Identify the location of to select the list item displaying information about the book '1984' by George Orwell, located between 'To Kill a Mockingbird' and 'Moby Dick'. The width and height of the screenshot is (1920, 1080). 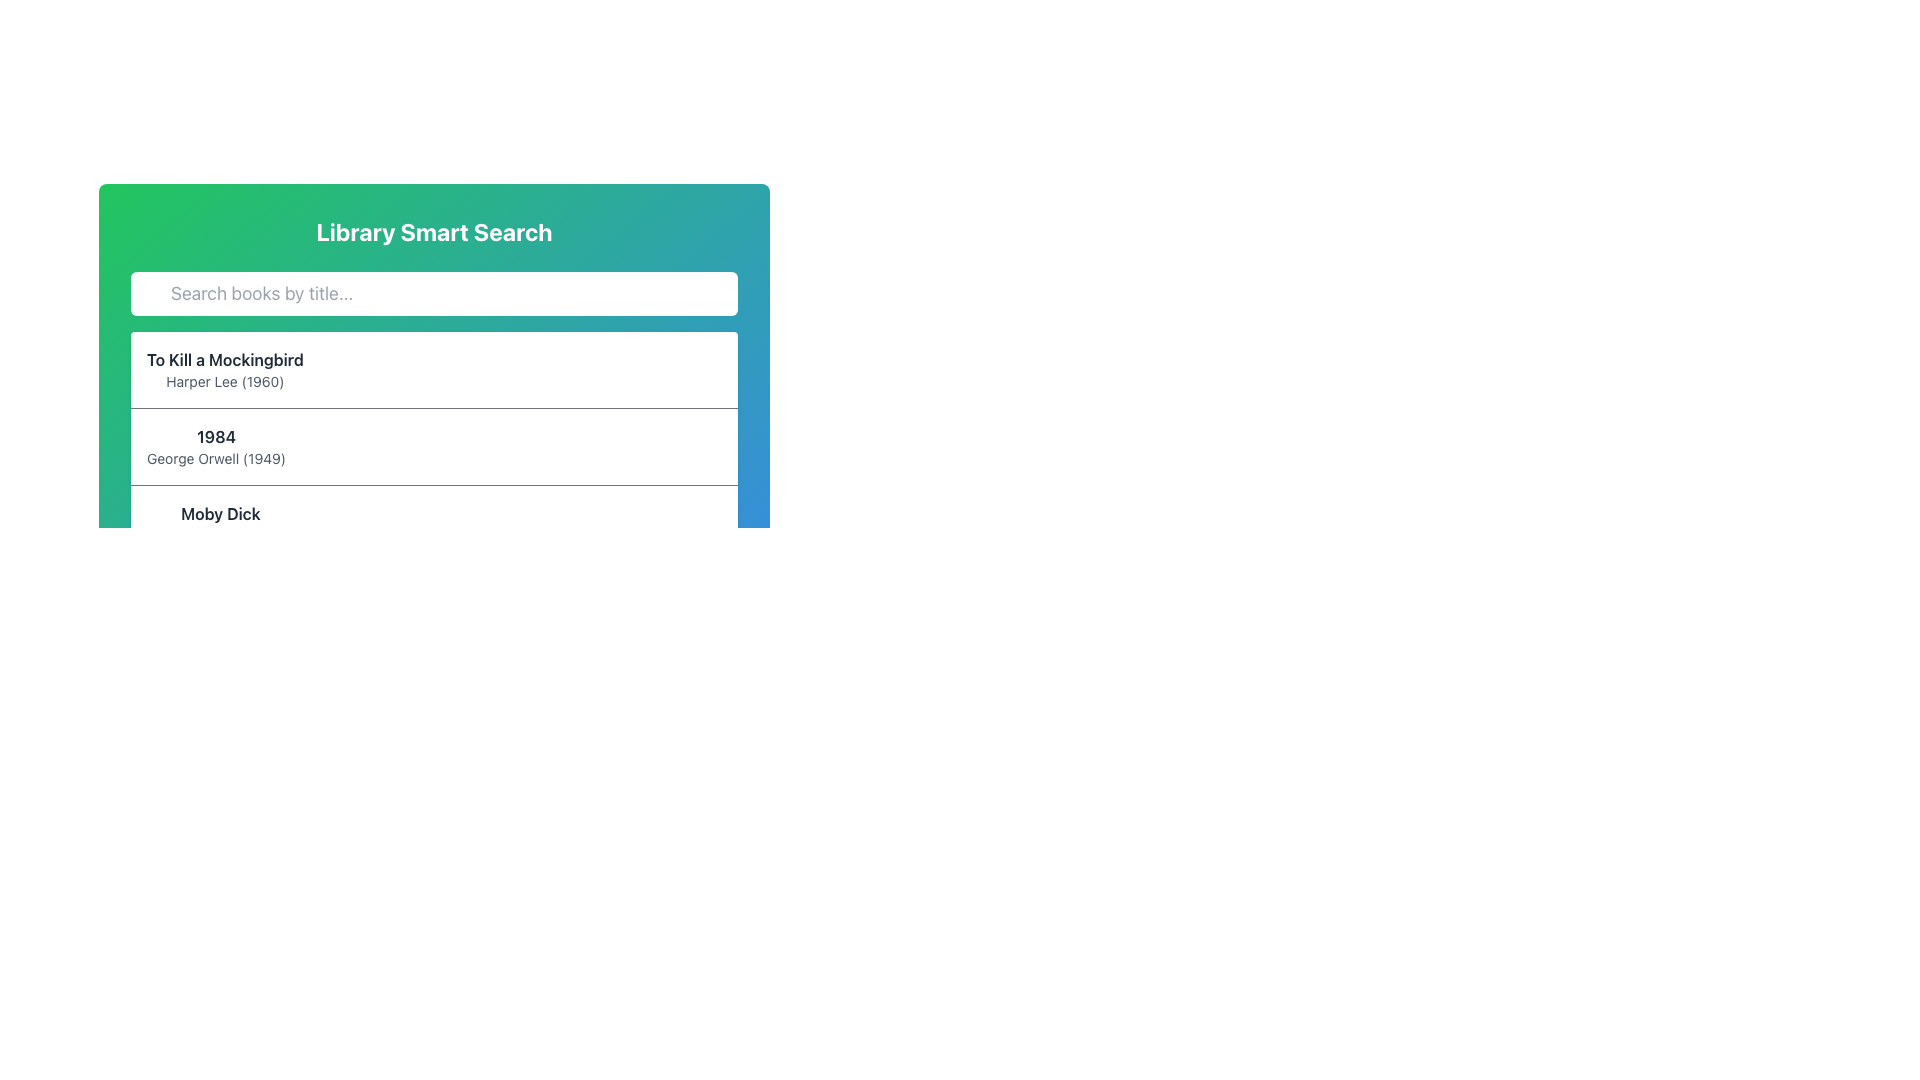
(433, 445).